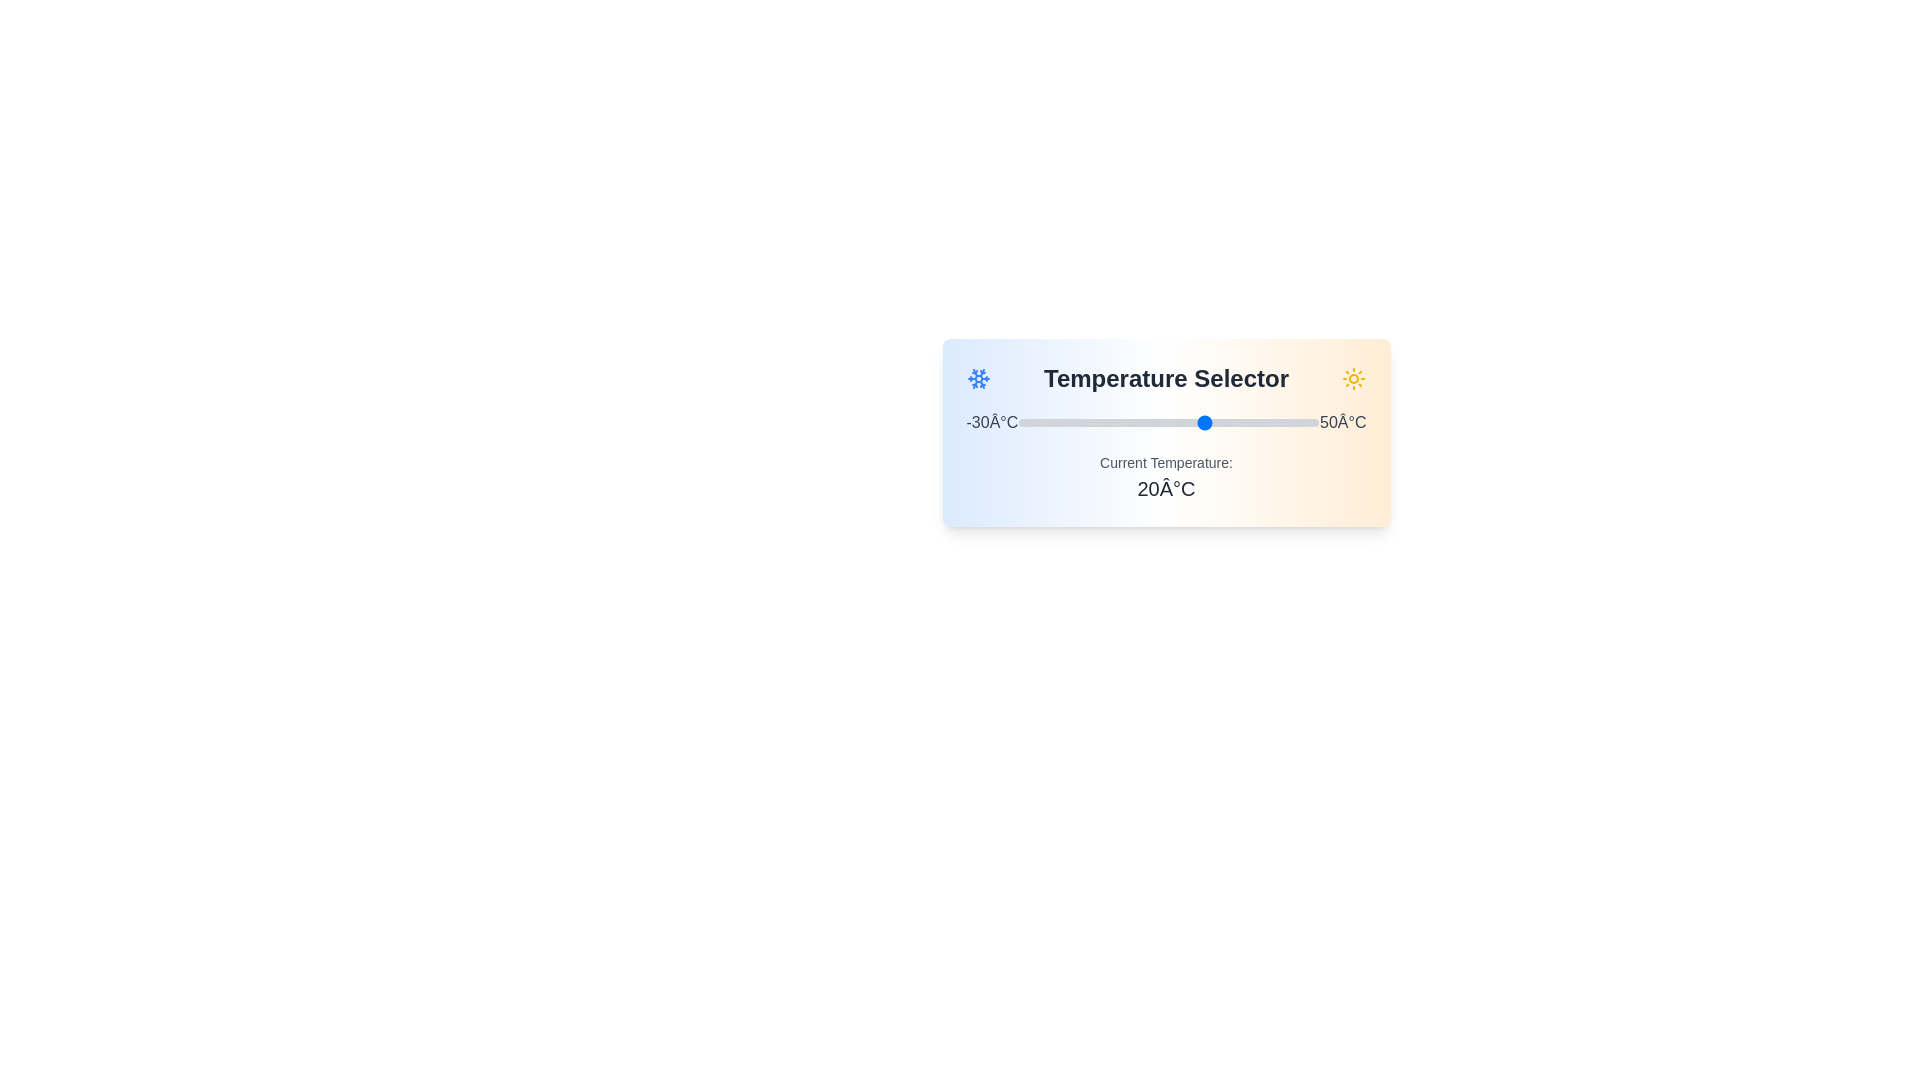 The image size is (1920, 1080). What do you see at coordinates (1166, 378) in the screenshot?
I see `the static text label indicating the functionality of the temperature selection interface, which is centrally positioned and flanked by a snowflake icon on the left and a sun icon on the right` at bounding box center [1166, 378].